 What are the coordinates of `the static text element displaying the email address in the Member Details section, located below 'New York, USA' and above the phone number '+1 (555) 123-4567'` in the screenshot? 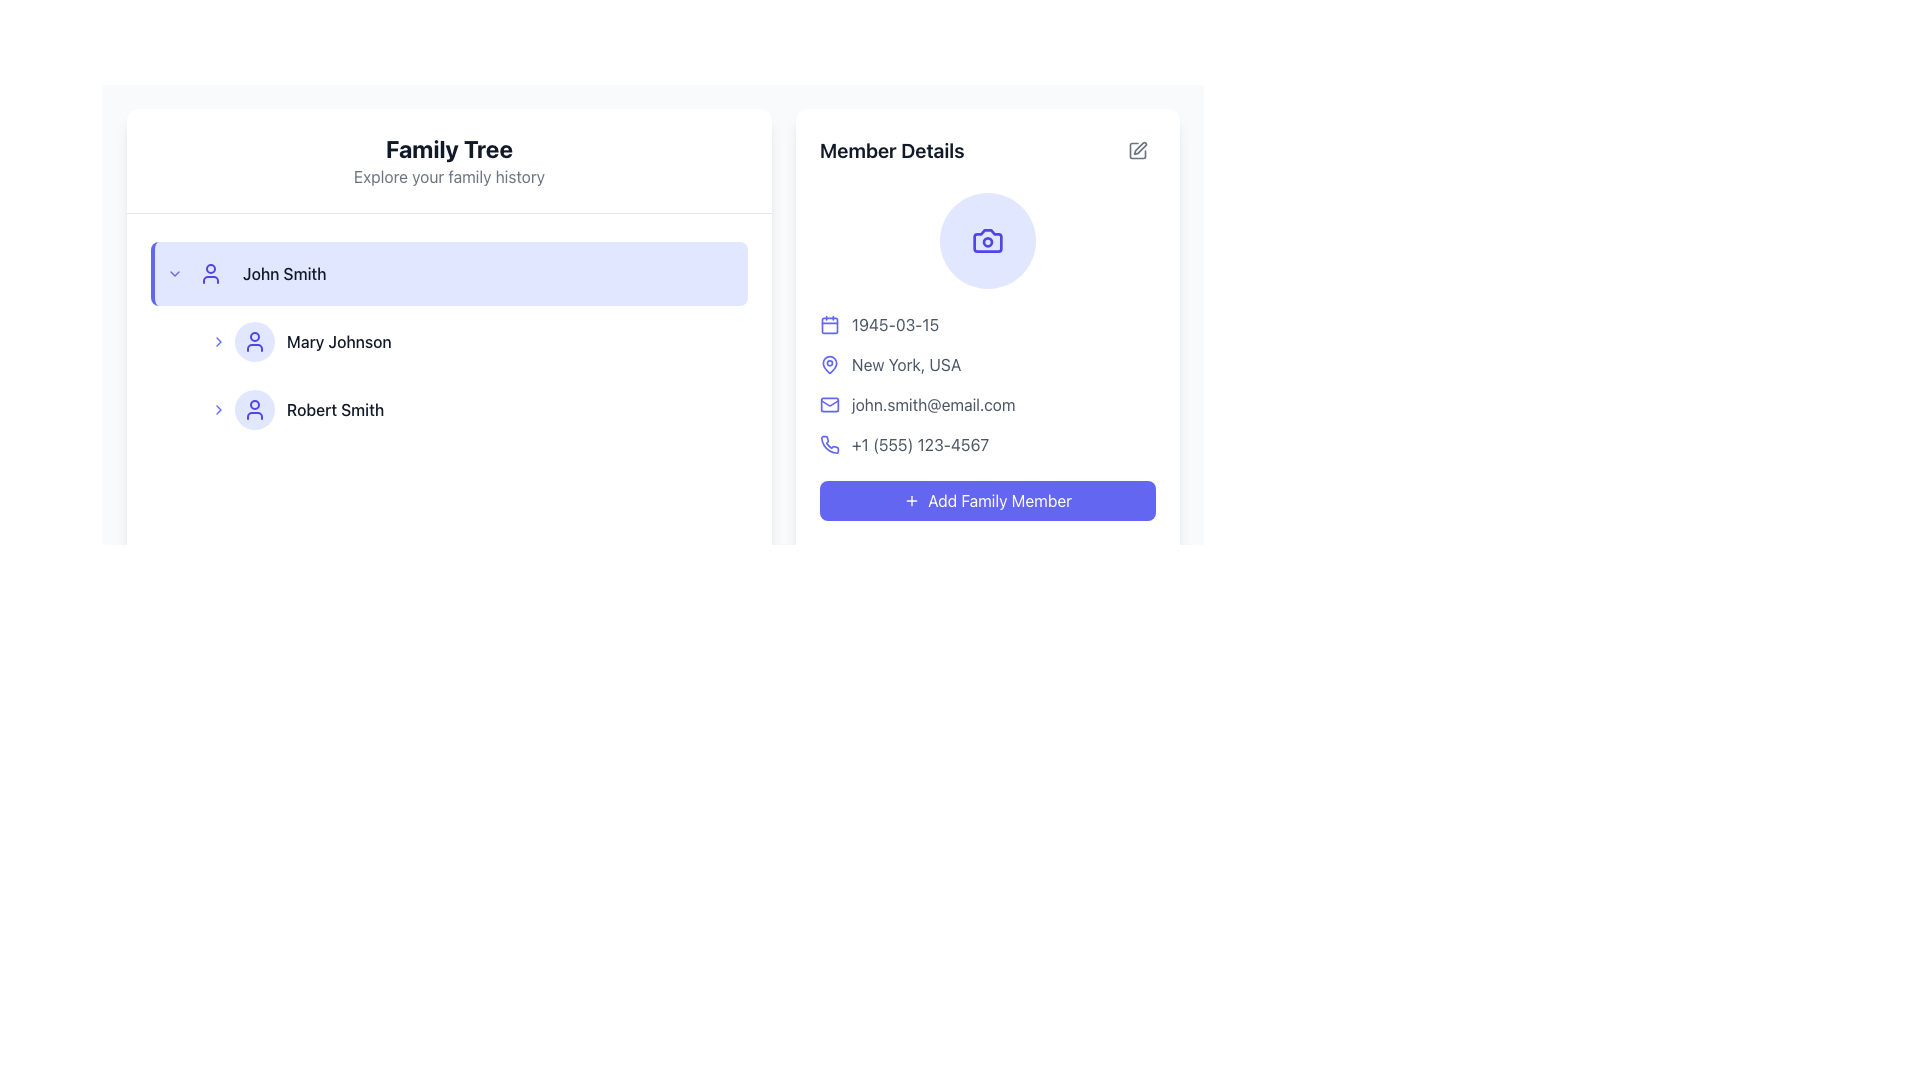 It's located at (932, 405).